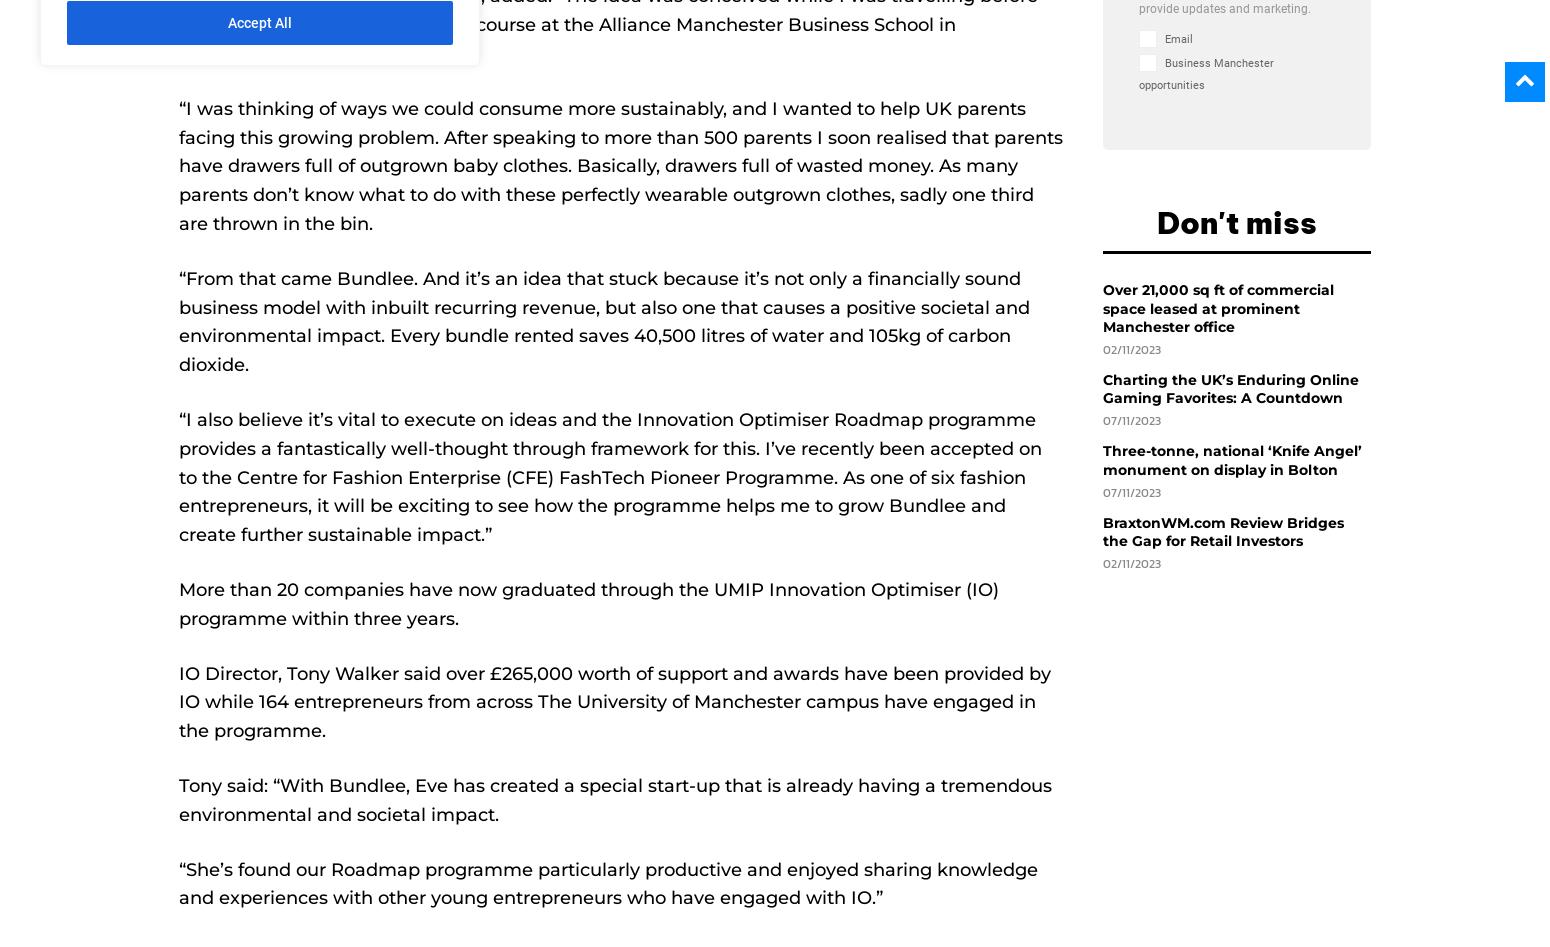  Describe the element at coordinates (604, 320) in the screenshot. I see `'“From that came Bundlee. And it’s an idea that stuck because it’s not only a financially sound business model with inbuilt recurring revenue, but also one that causes a positive societal and environmental impact. Every bundle rented saves 40,500 litres of water and 105kg of carbon dioxide.'` at that location.